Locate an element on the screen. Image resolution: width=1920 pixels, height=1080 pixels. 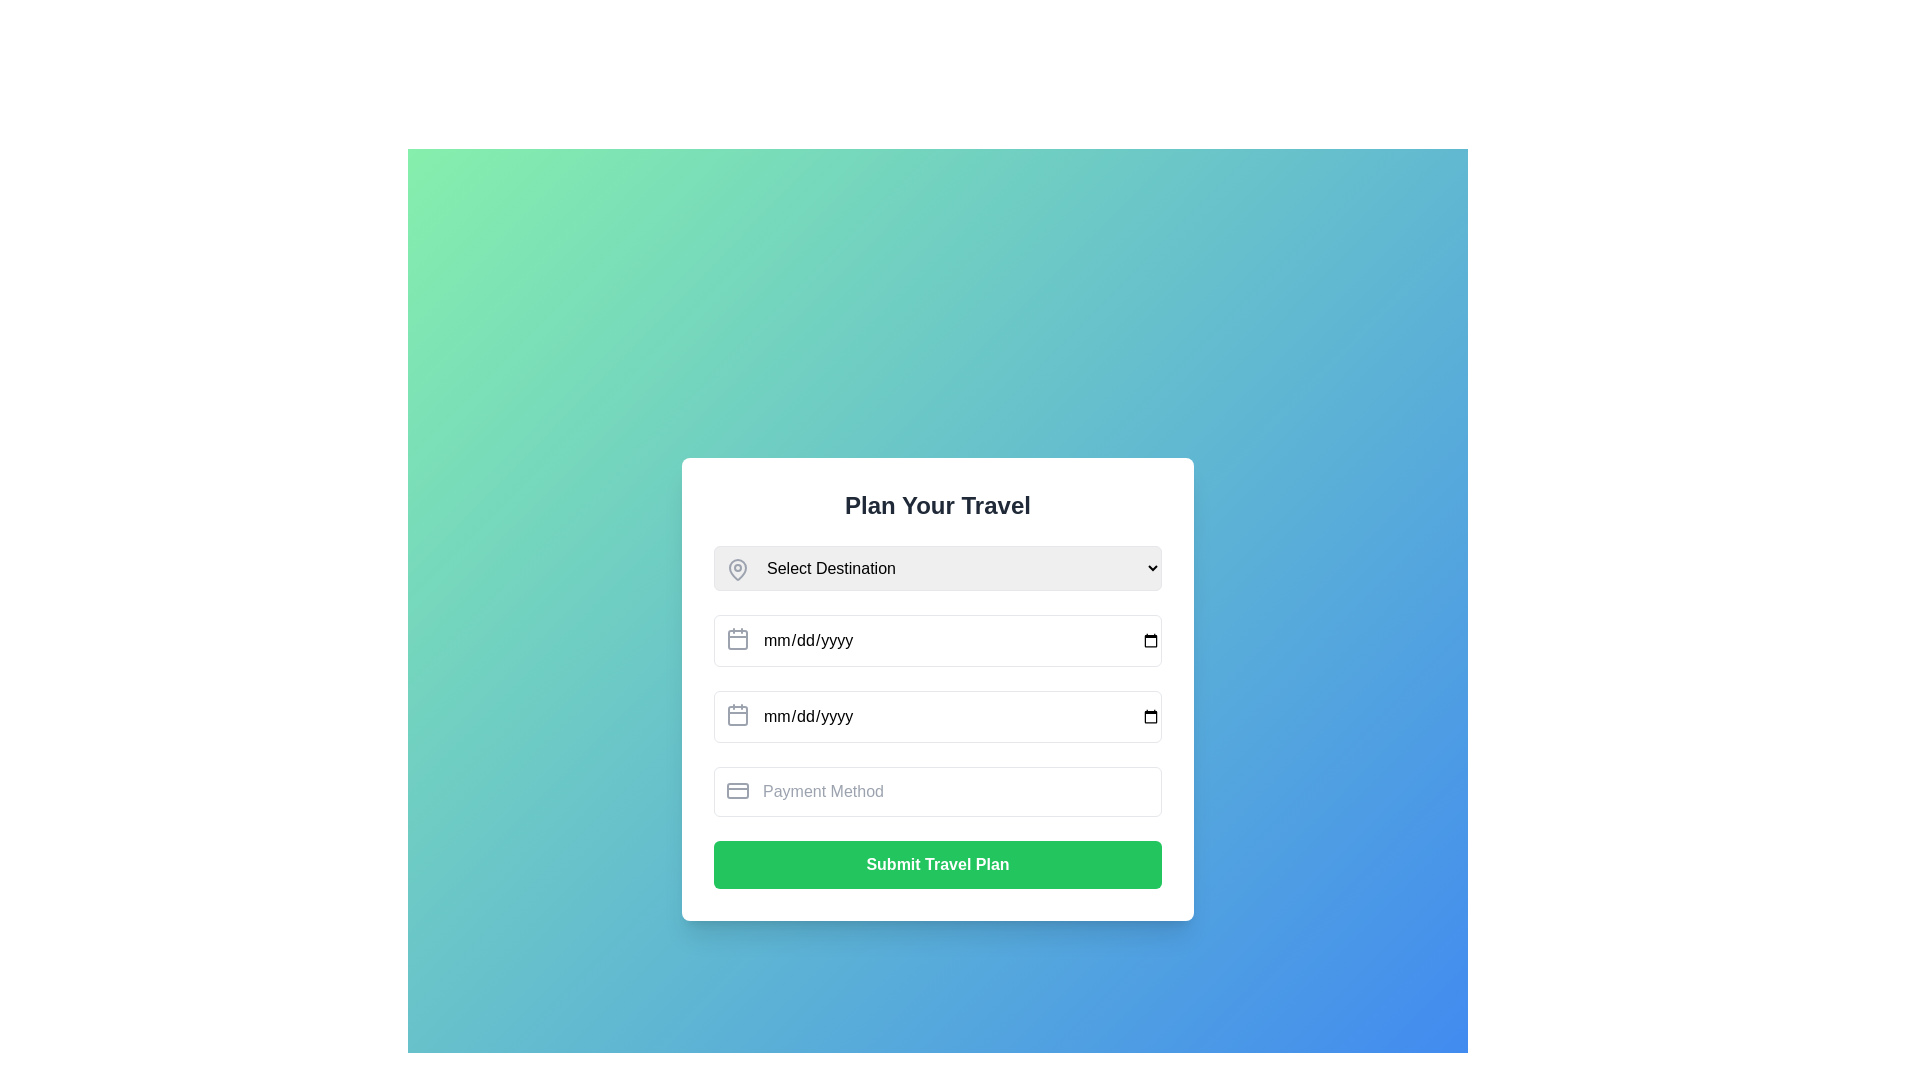
the gray map pin icon located at the top-left corner of the 'Select Destination' dropdown field is located at coordinates (737, 569).